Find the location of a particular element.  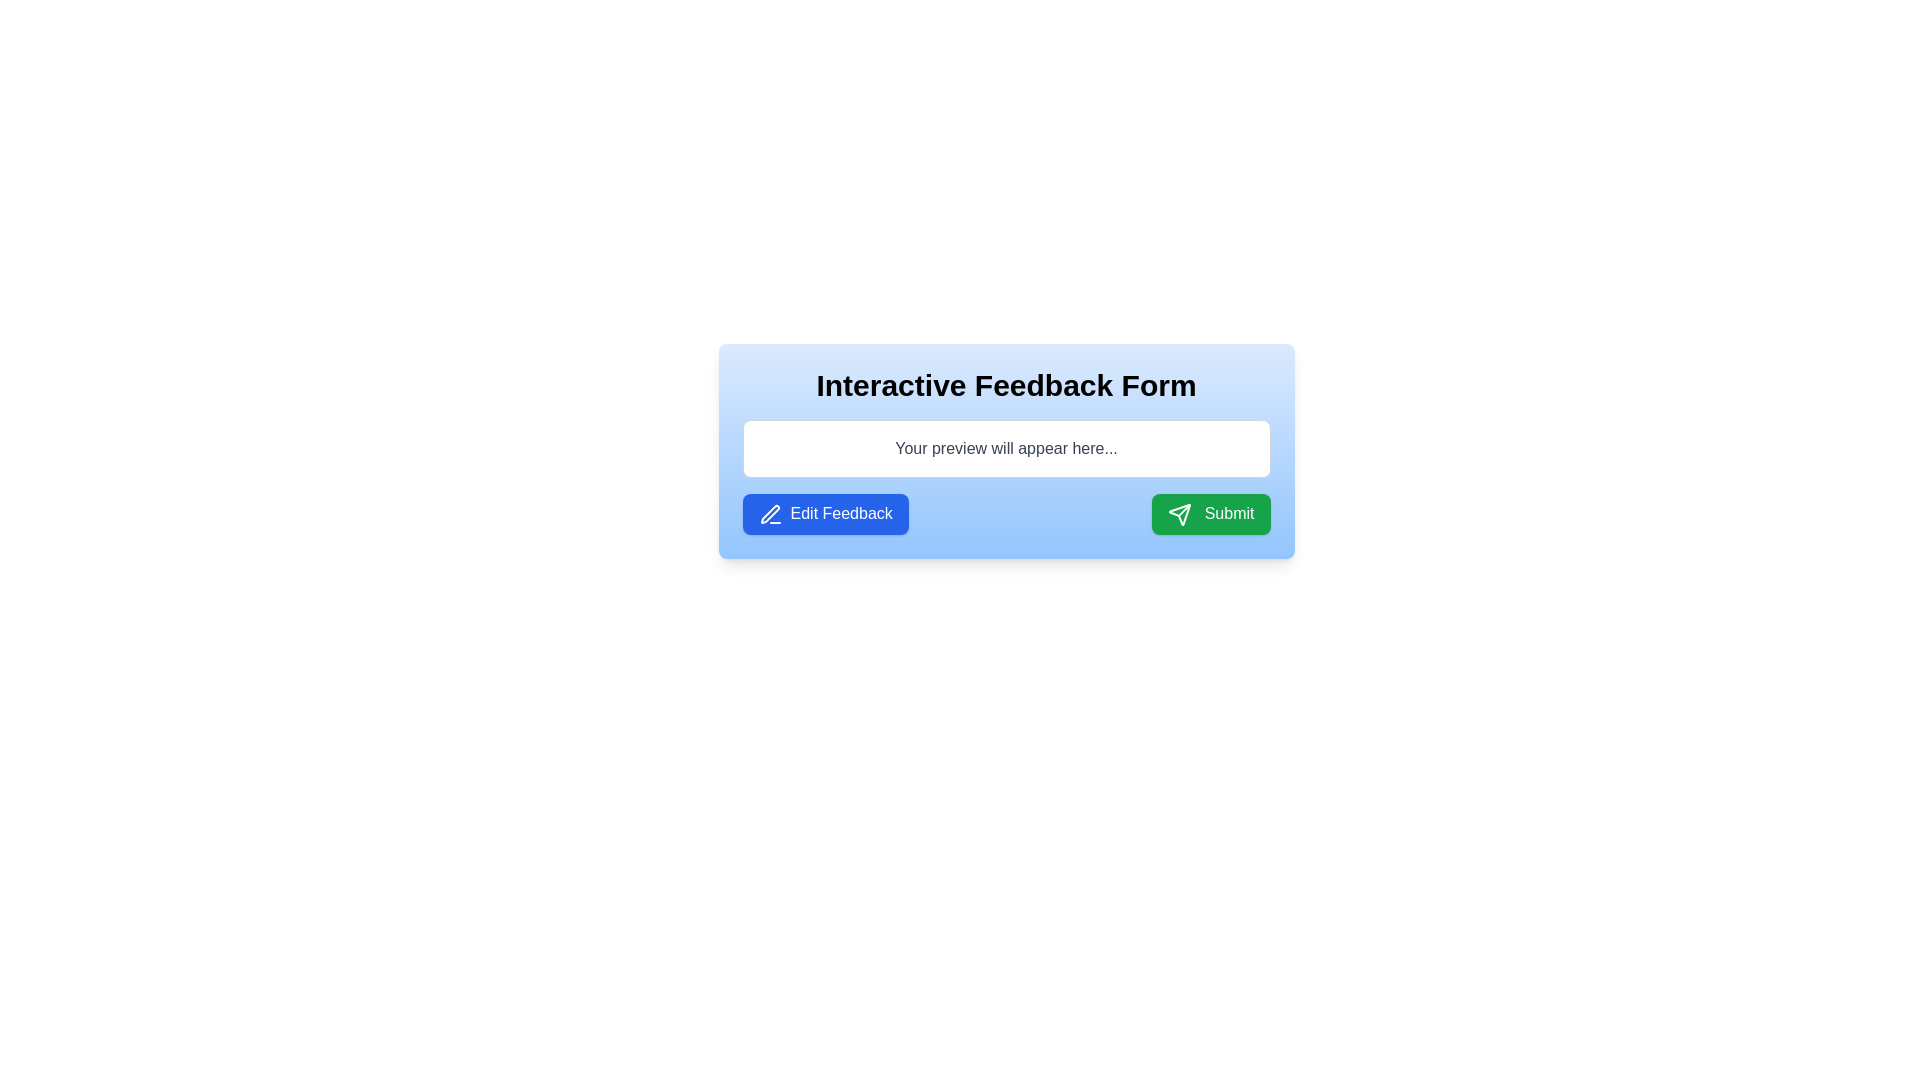

the heading element that serves as the title for the feedback form, located within a rounded rectangle panel with a gradient blue background, positioned above the white text area placeholder is located at coordinates (1006, 385).